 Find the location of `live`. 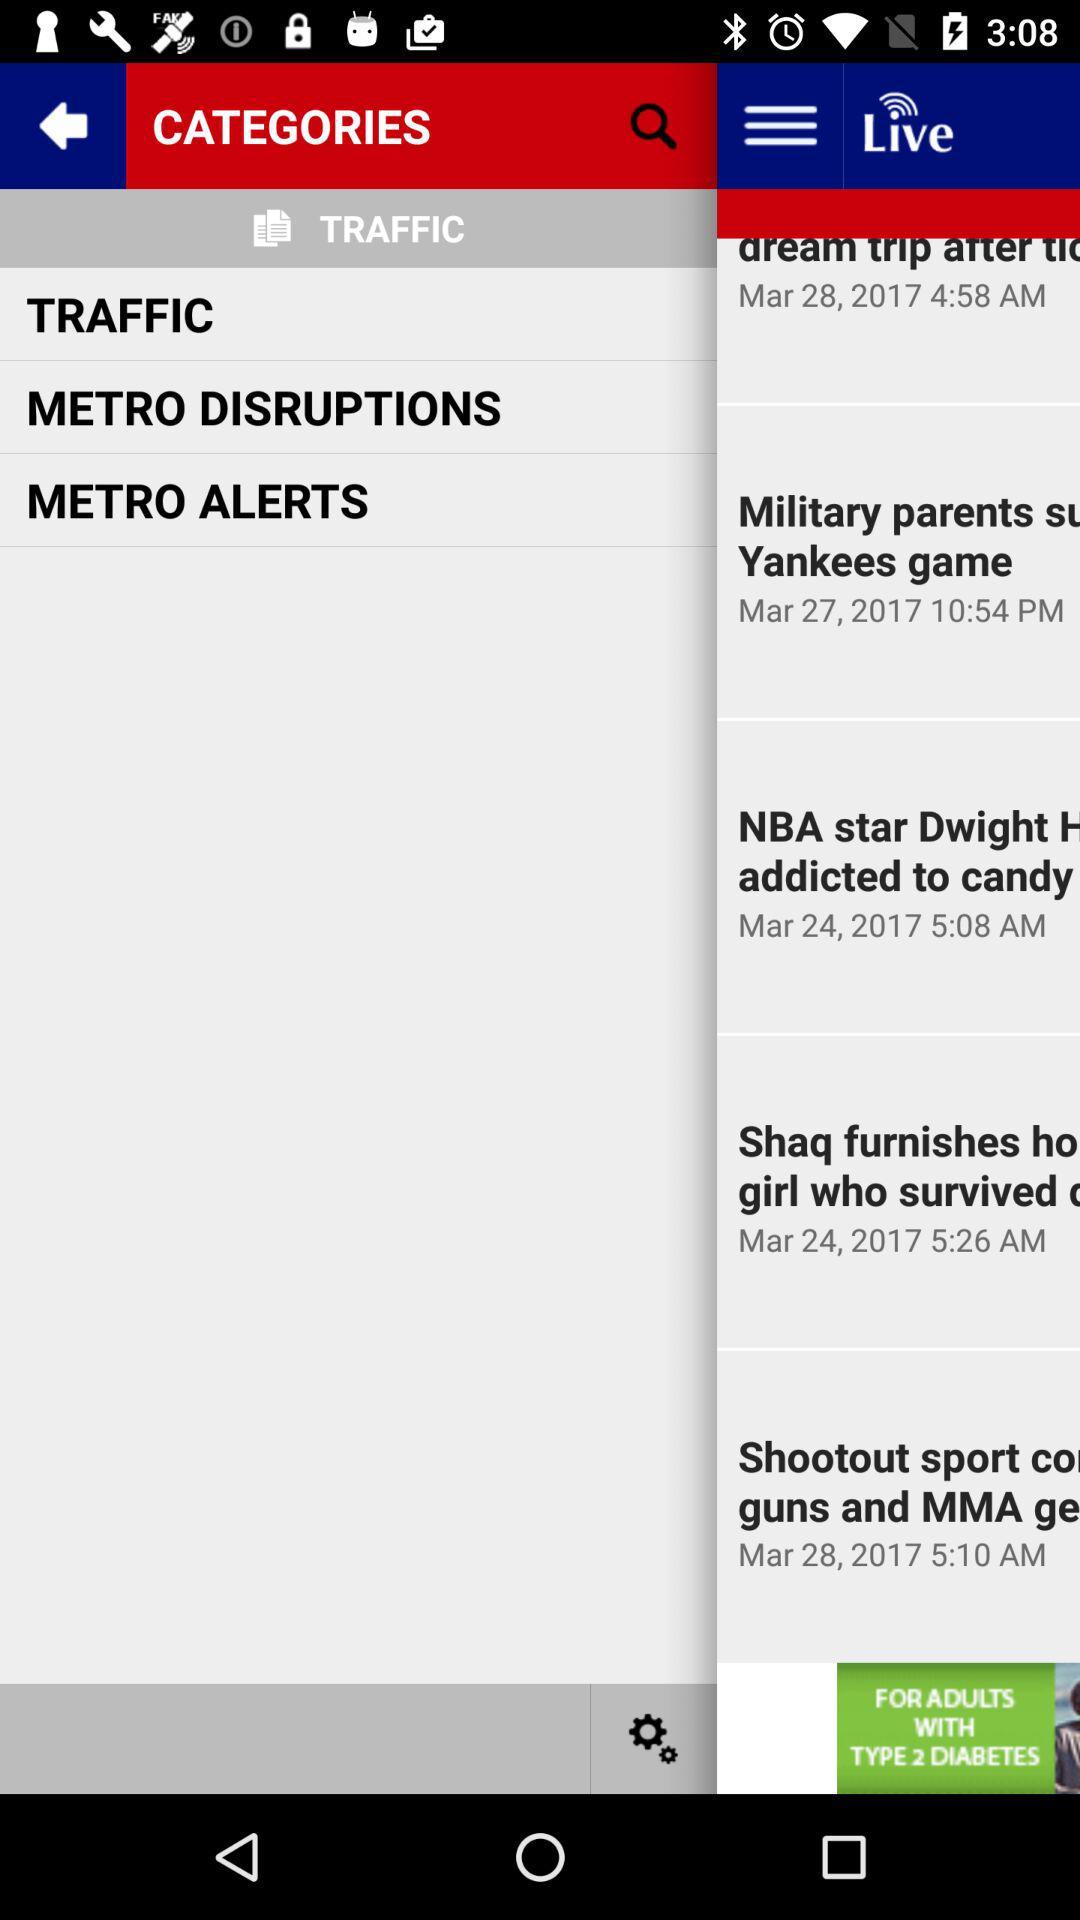

live is located at coordinates (906, 124).